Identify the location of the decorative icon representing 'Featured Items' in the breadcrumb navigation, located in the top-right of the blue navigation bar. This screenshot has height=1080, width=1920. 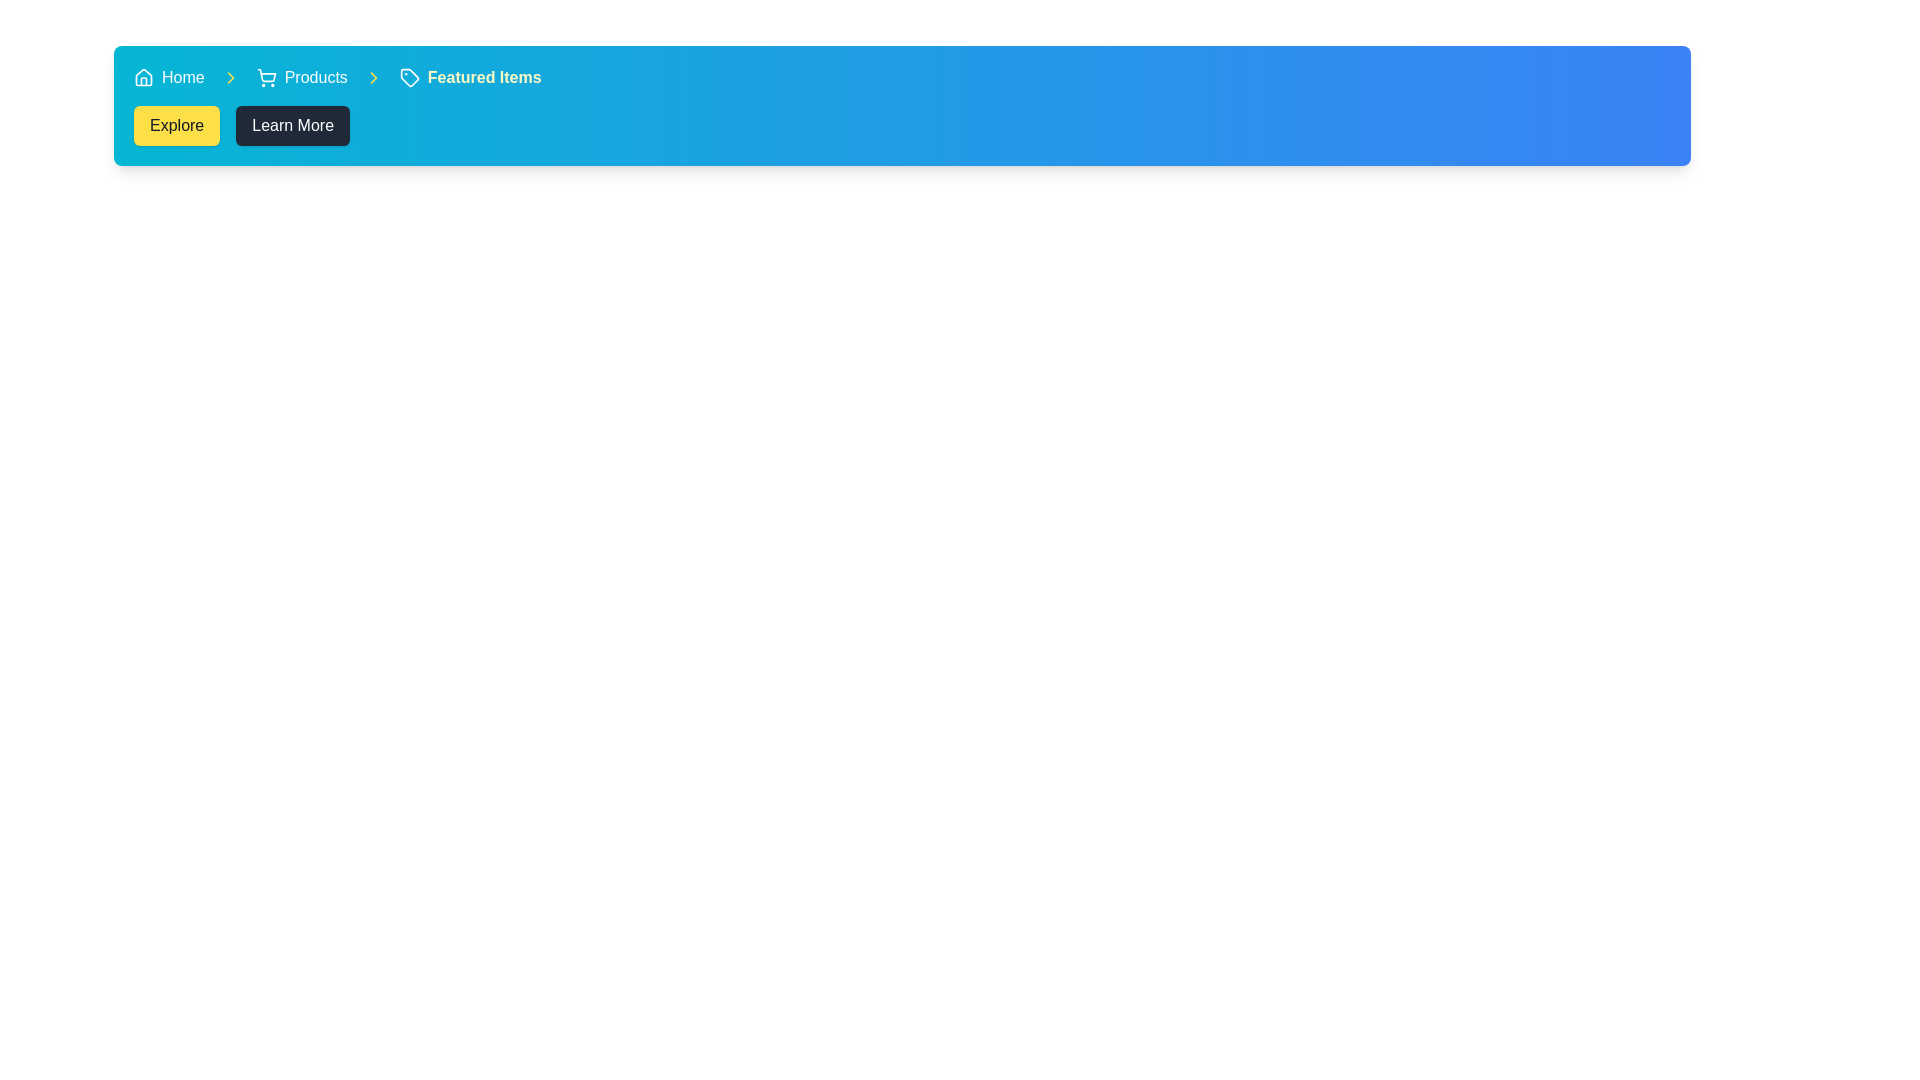
(408, 76).